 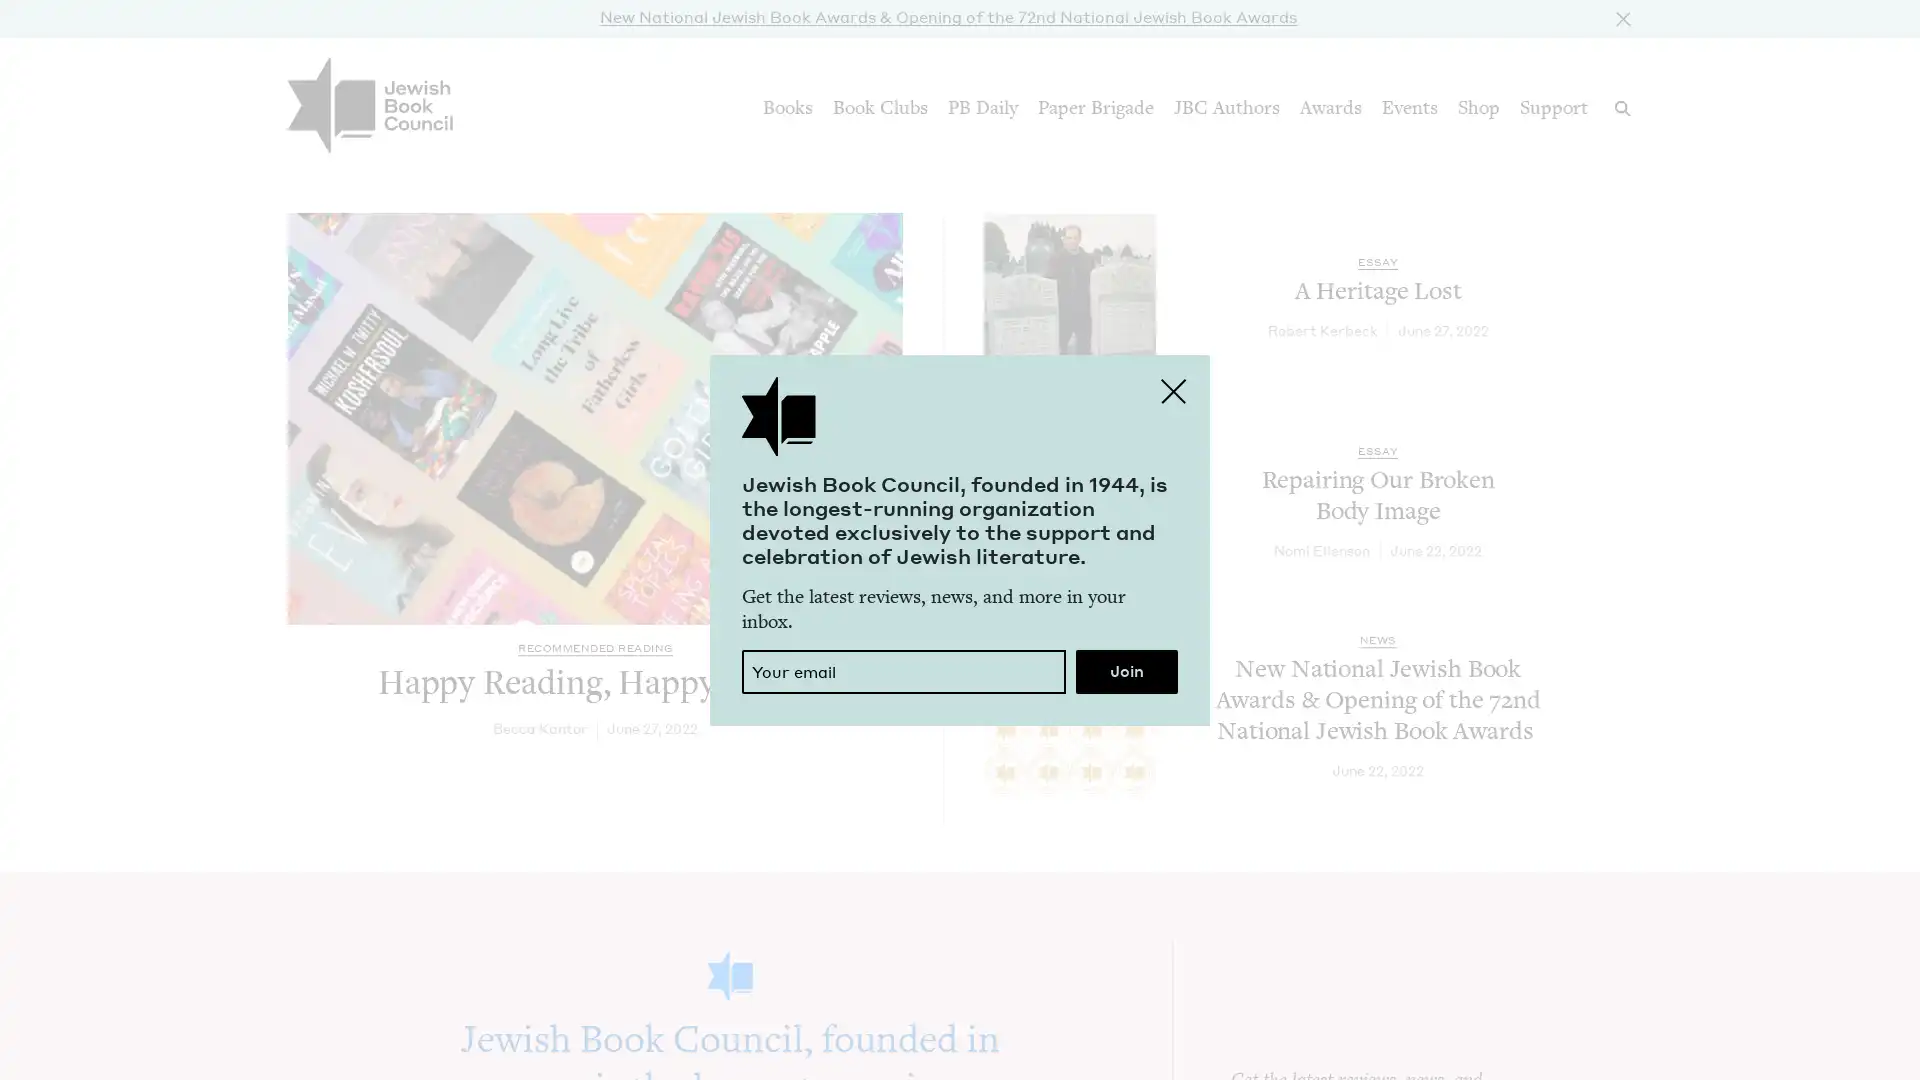 What do you see at coordinates (1621, 108) in the screenshot?
I see `Search` at bounding box center [1621, 108].